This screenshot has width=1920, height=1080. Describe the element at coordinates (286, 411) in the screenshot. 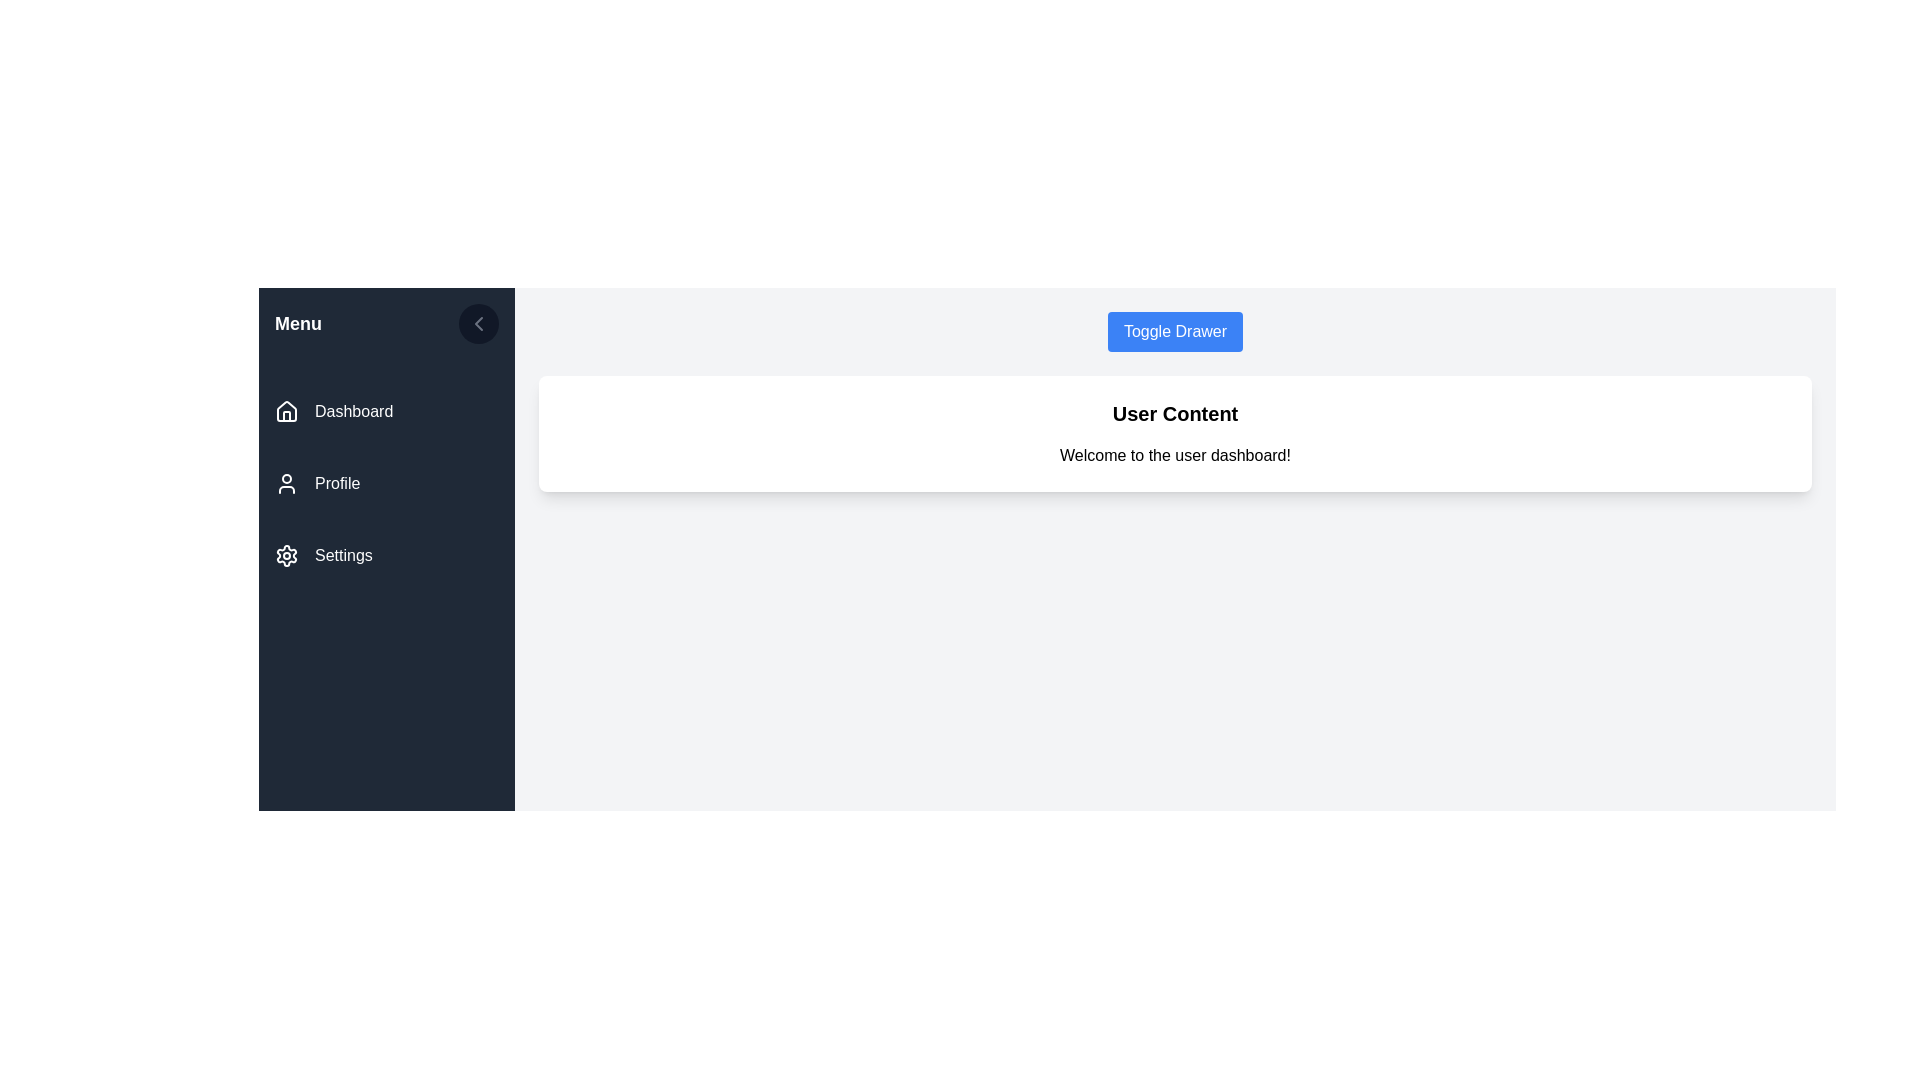

I see `the 'Dashboard' icon in the vertical sidebar` at that location.